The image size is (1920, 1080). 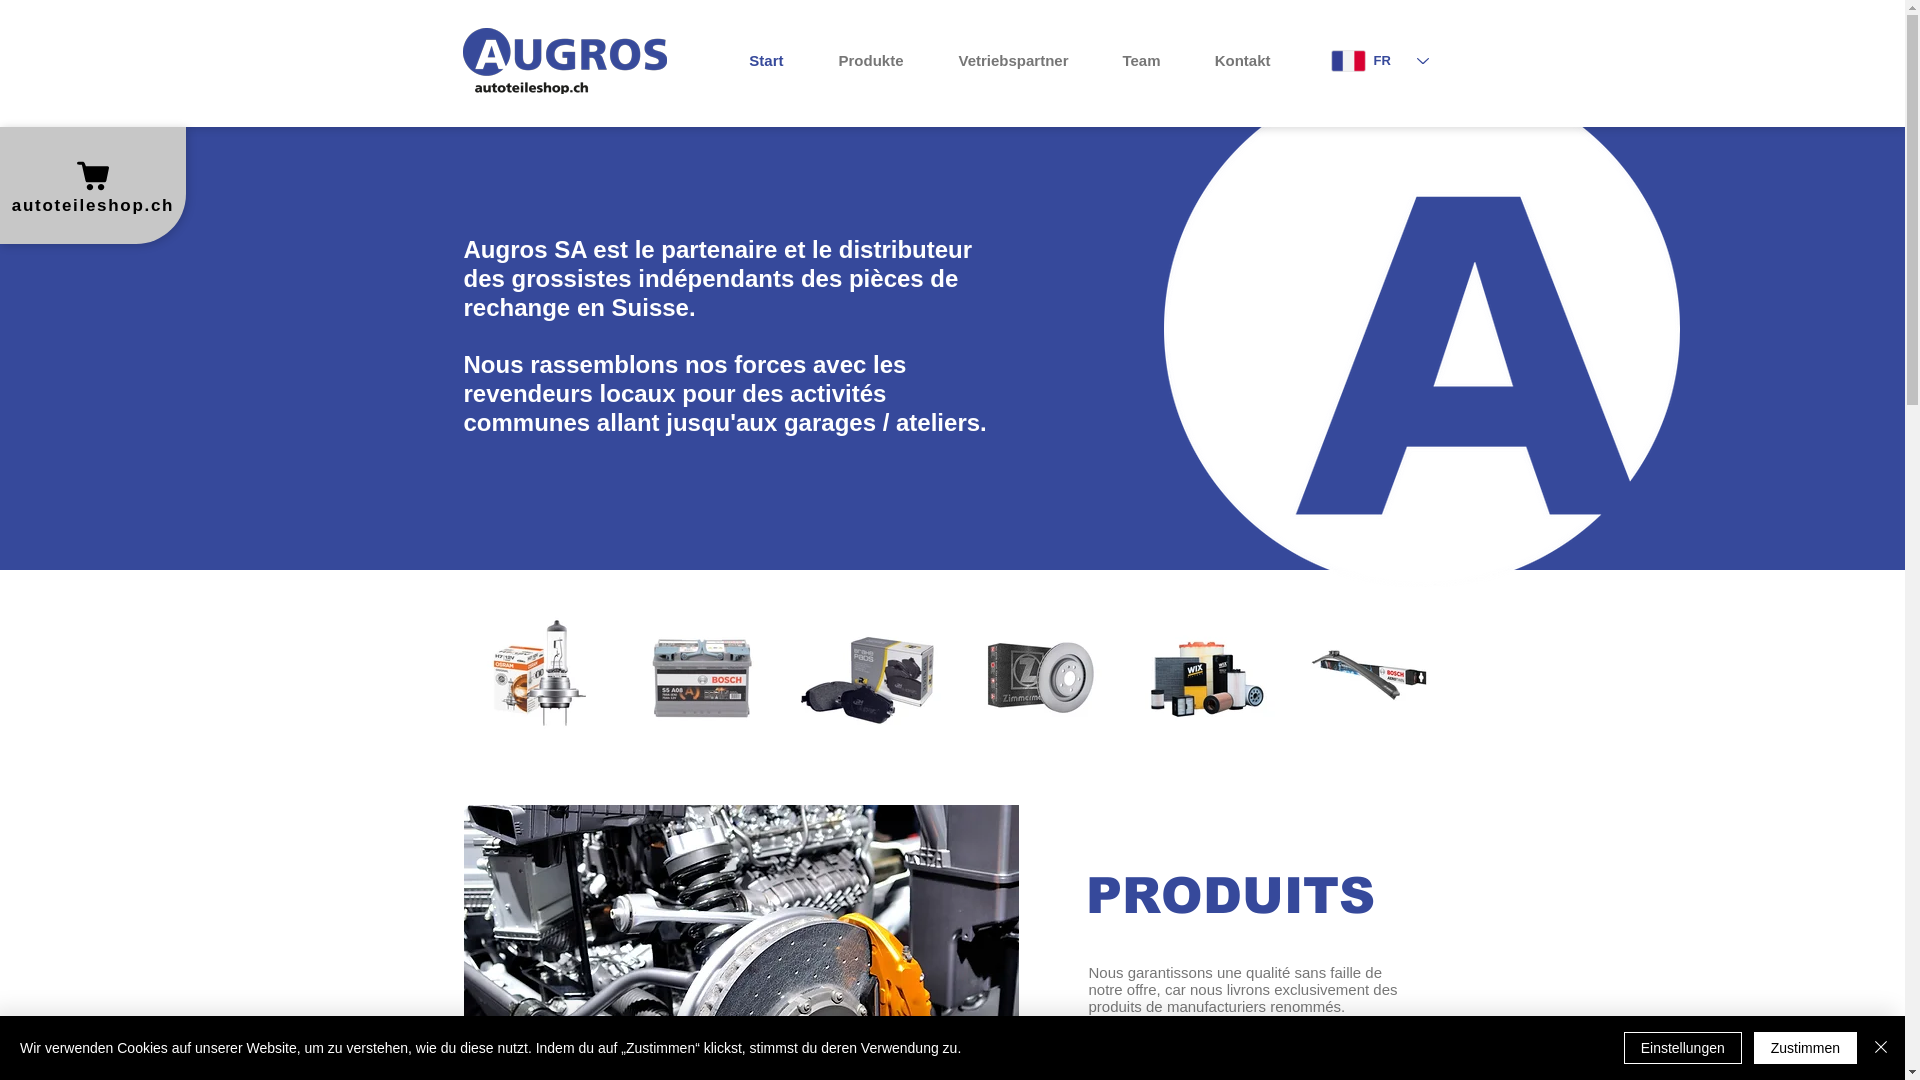 I want to click on 'Zustimmen', so click(x=1752, y=1047).